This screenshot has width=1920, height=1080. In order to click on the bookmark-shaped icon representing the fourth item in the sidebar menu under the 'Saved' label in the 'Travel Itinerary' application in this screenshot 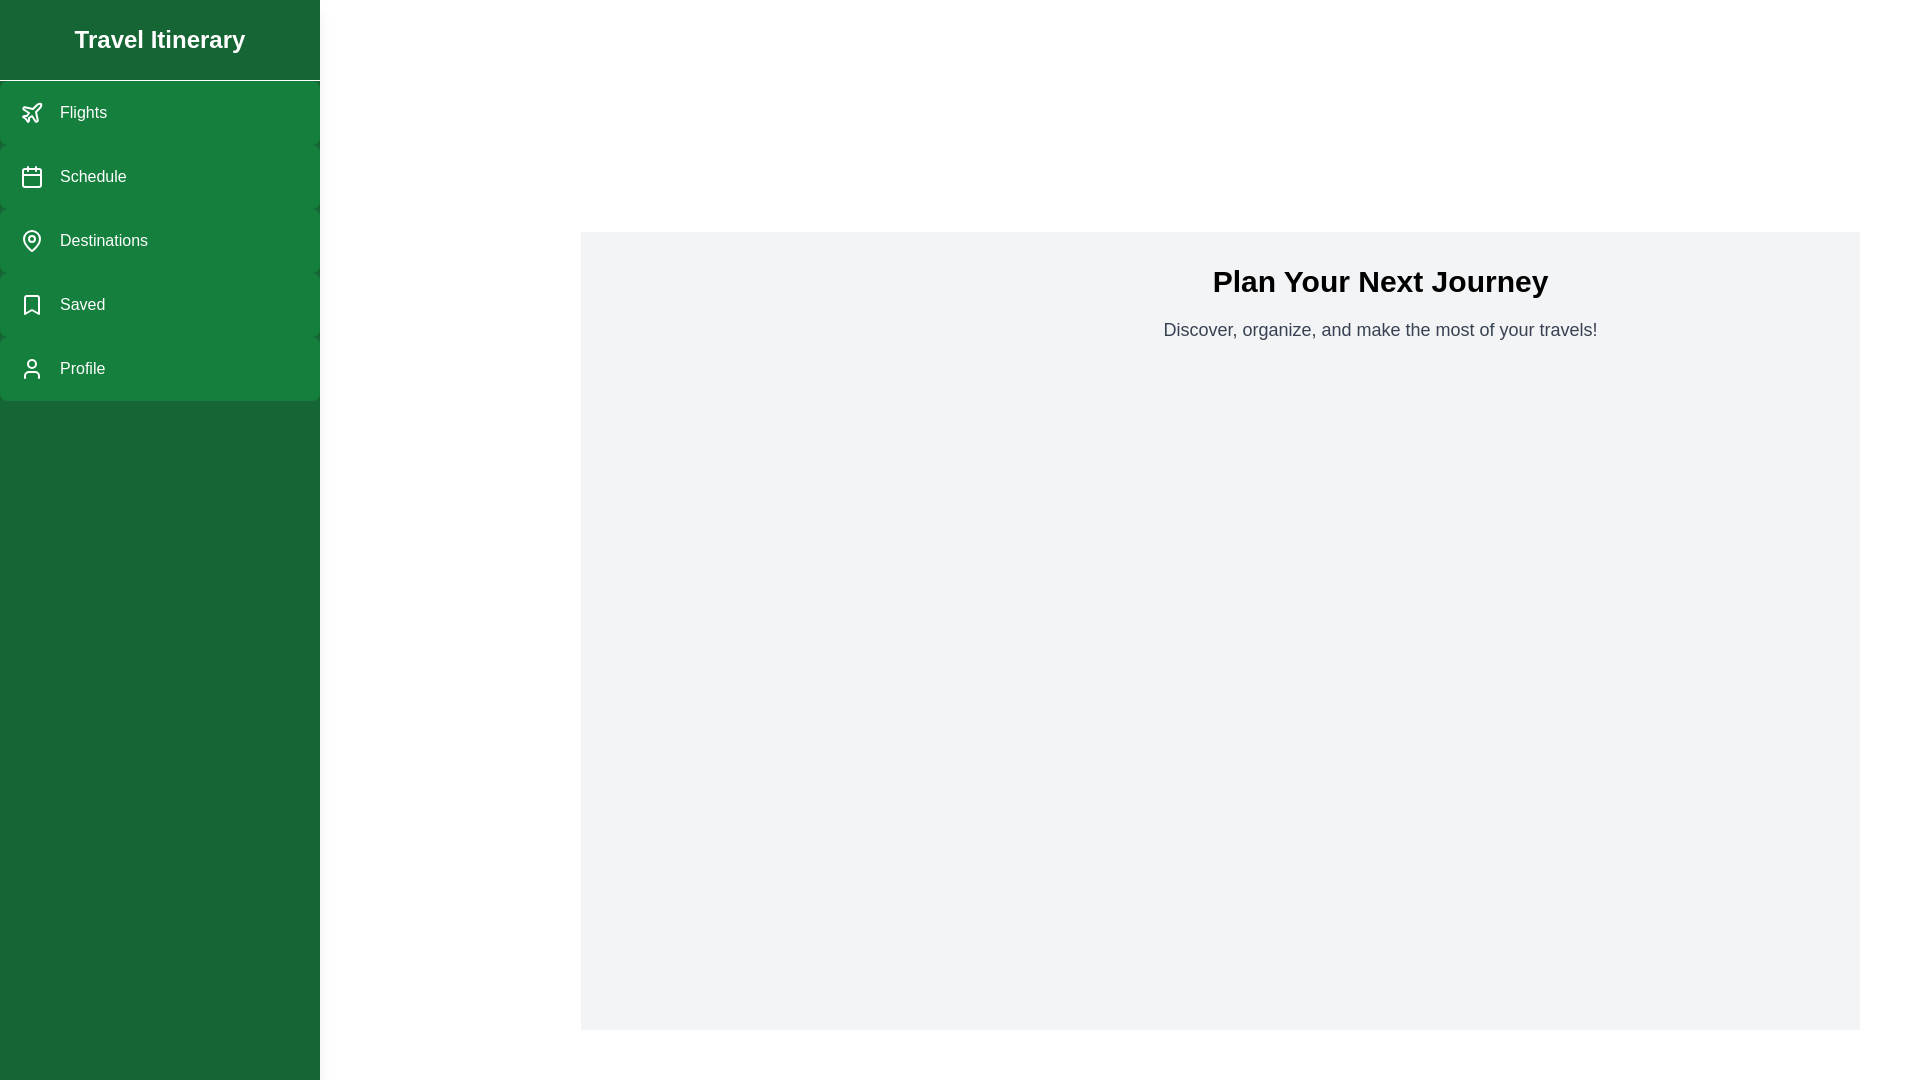, I will do `click(32, 304)`.